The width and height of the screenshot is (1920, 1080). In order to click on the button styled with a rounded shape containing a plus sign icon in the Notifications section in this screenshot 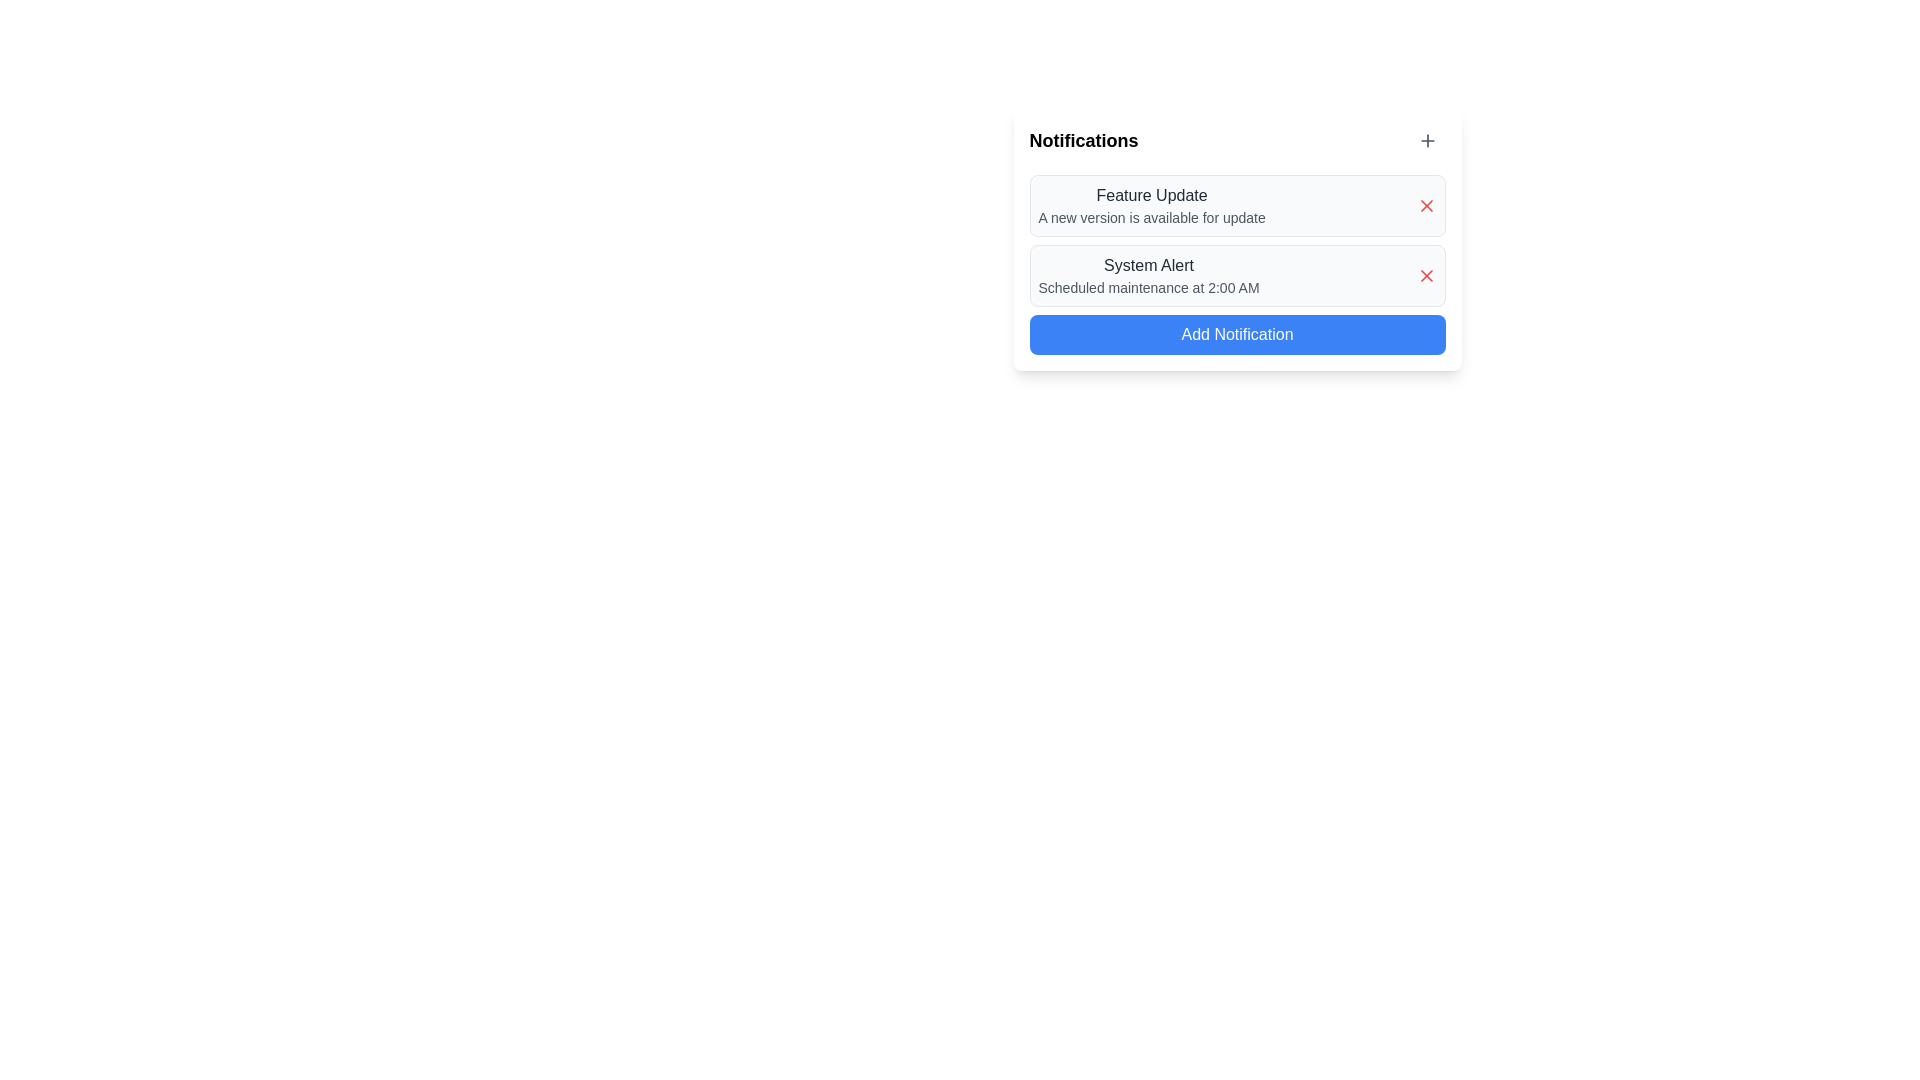, I will do `click(1426, 140)`.